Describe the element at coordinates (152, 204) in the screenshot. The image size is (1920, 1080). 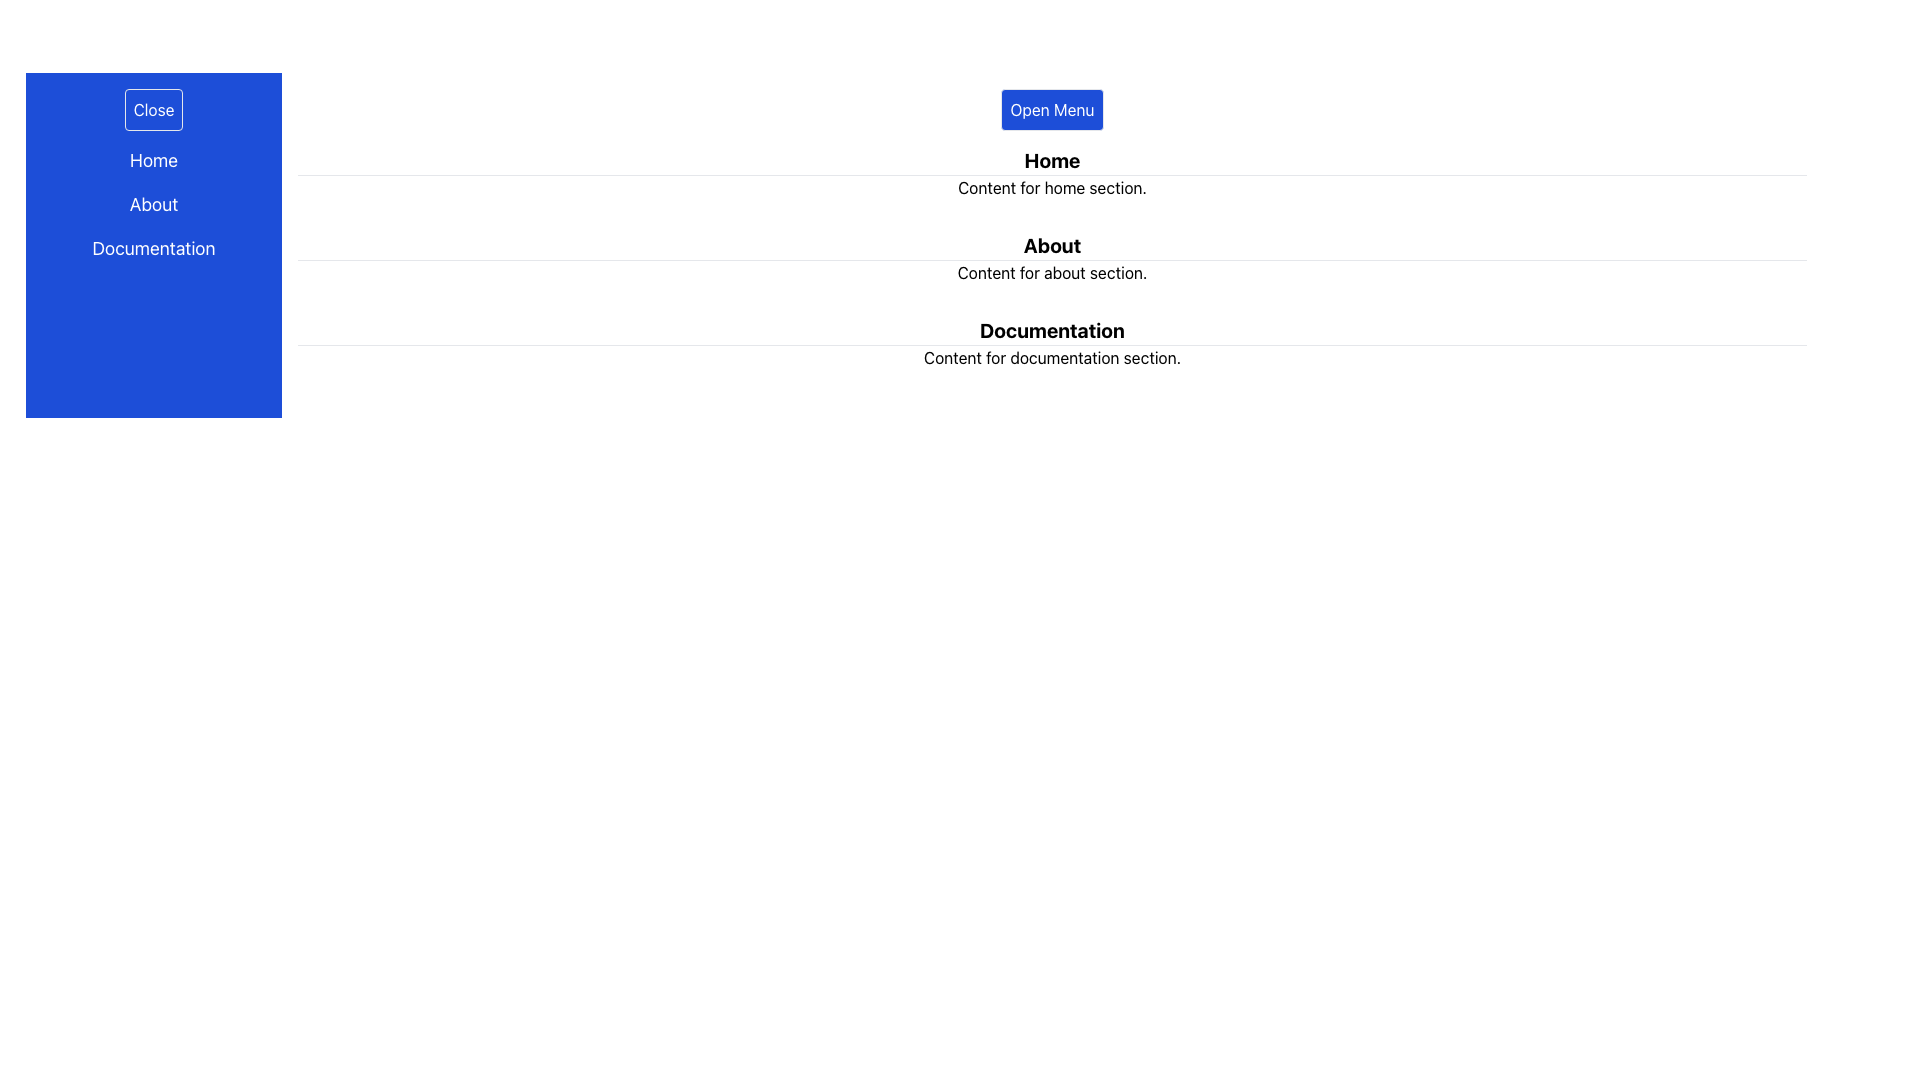
I see `the 'About' text label, which is styled in white on a blue background and located in the left-hand side navigation menu between 'Home' and 'Documentation'` at that location.